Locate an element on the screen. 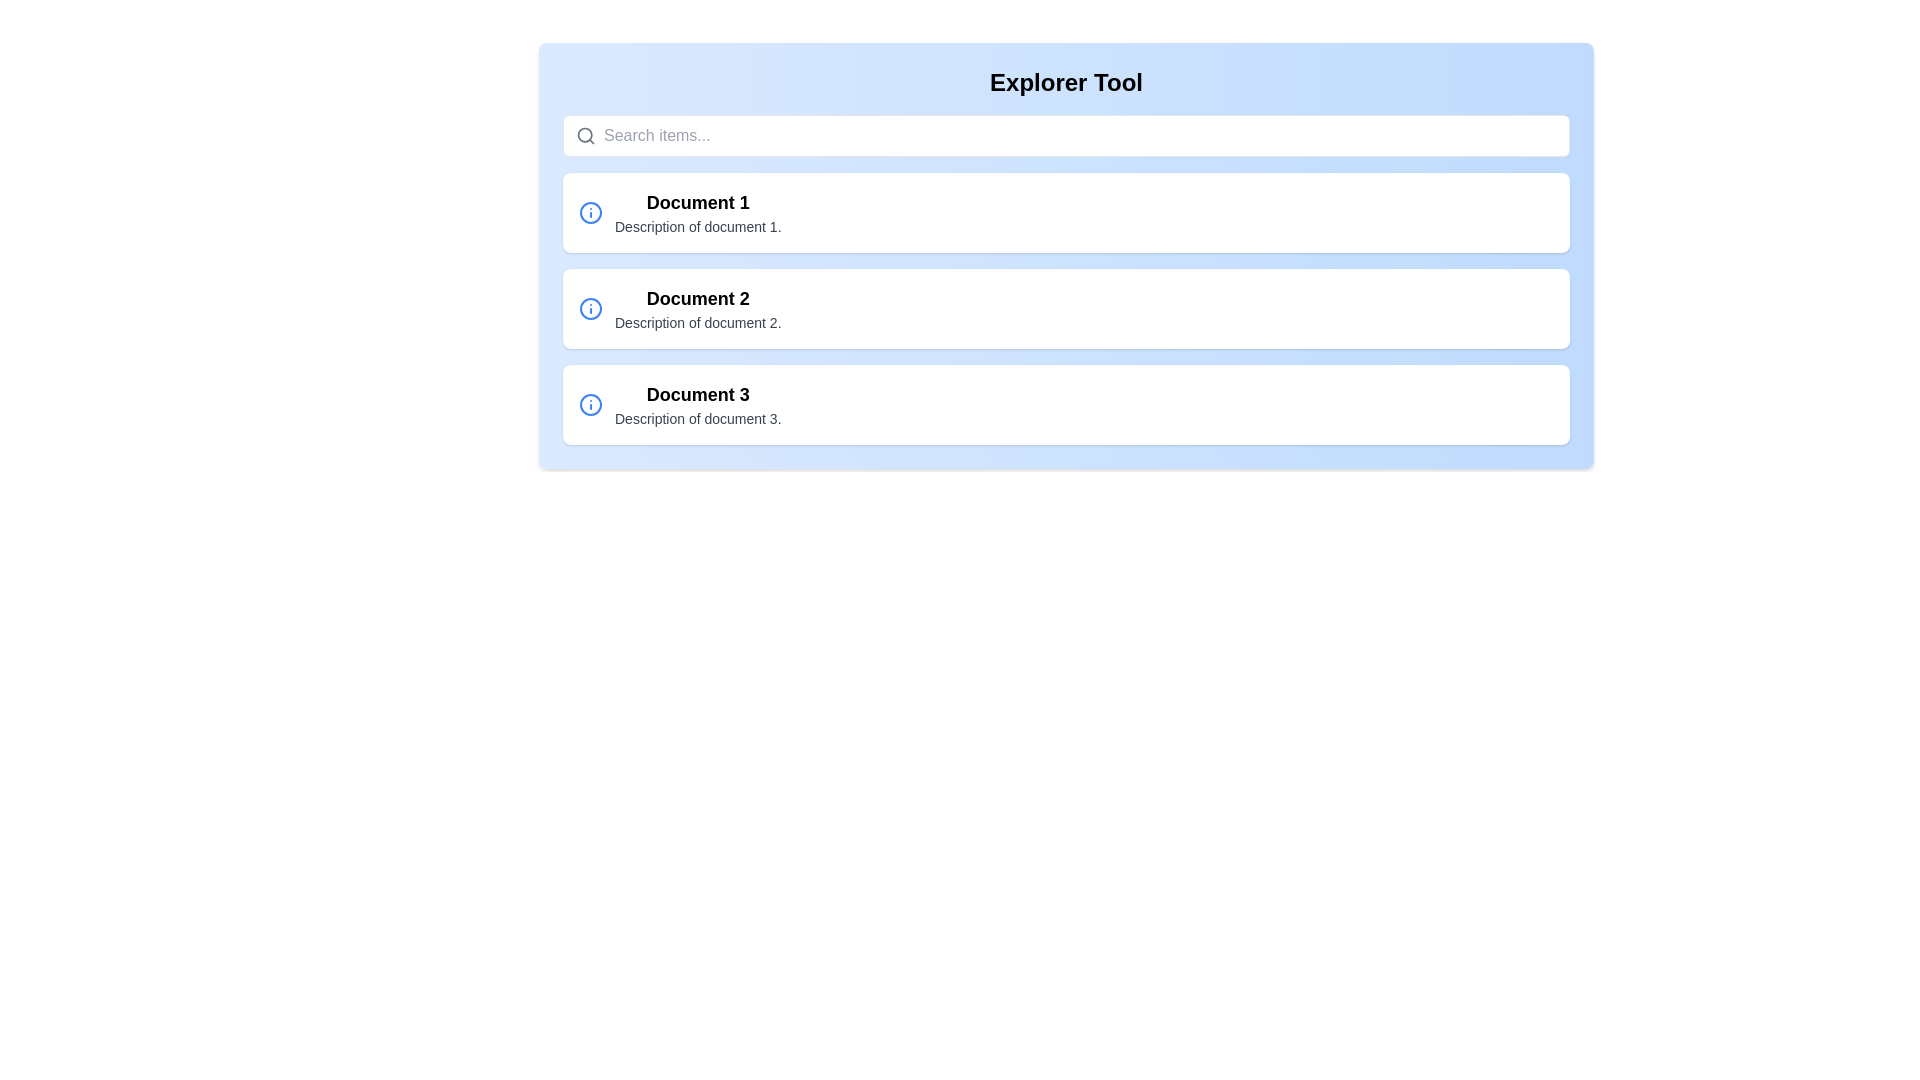 The width and height of the screenshot is (1920, 1080). the prominently displayed text label reading 'Document 1' is located at coordinates (698, 203).